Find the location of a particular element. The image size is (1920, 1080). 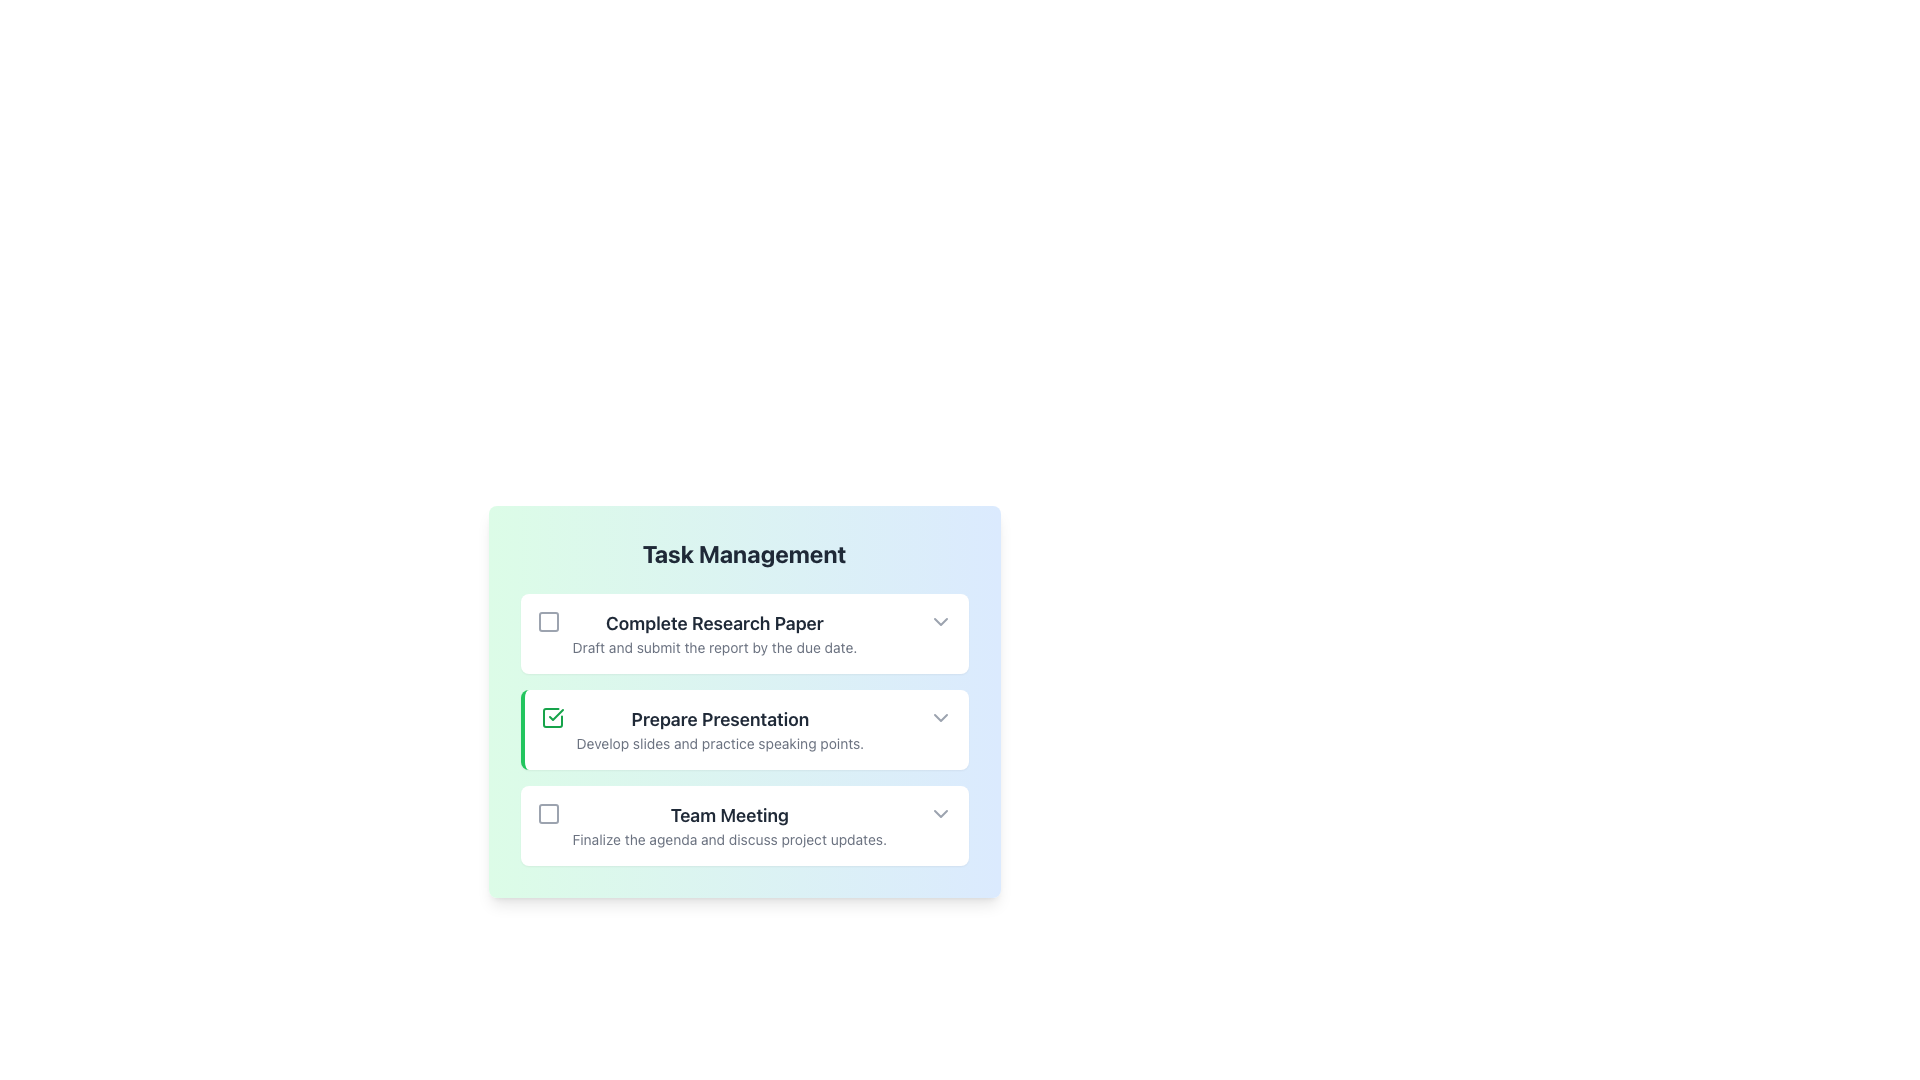

on the task item 'Prepare Presentation' in the task management application is located at coordinates (720, 729).